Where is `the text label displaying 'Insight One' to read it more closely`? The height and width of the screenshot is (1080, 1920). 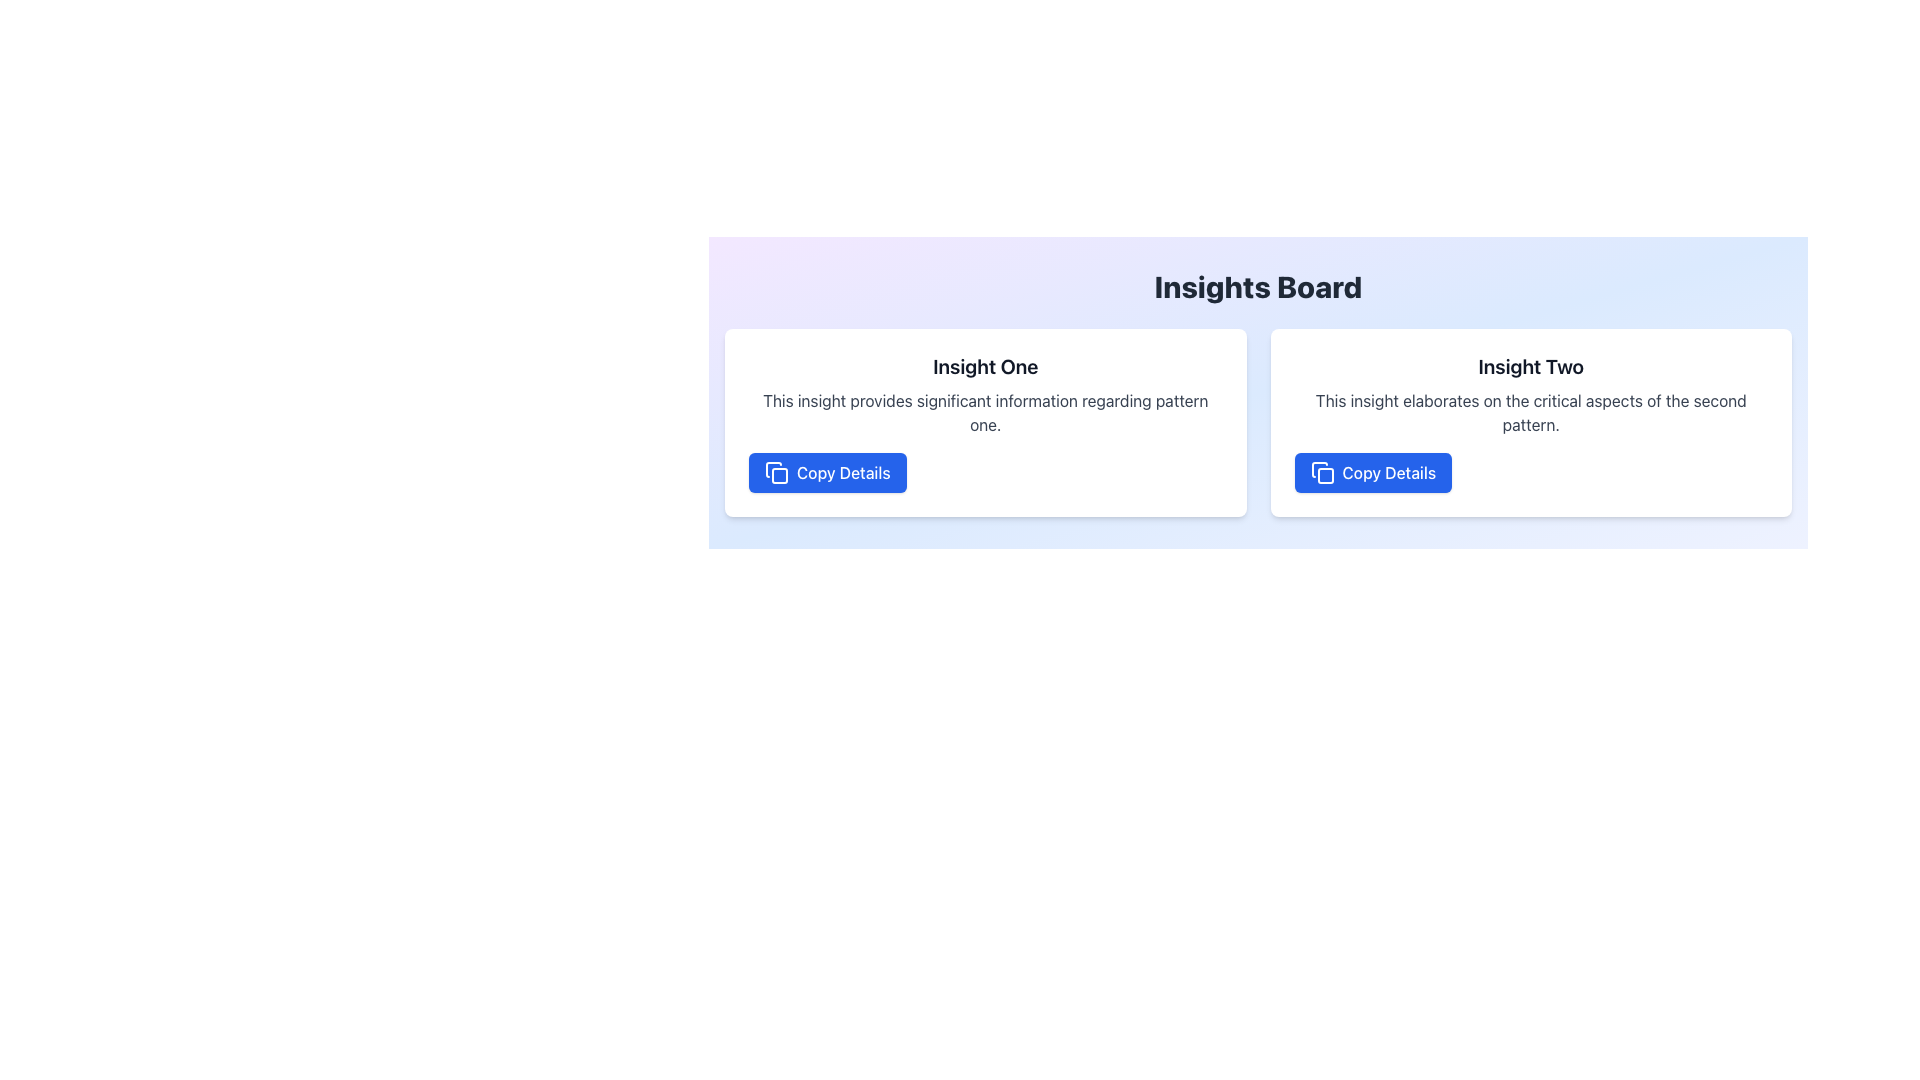
the text label displaying 'Insight One' to read it more closely is located at coordinates (985, 366).